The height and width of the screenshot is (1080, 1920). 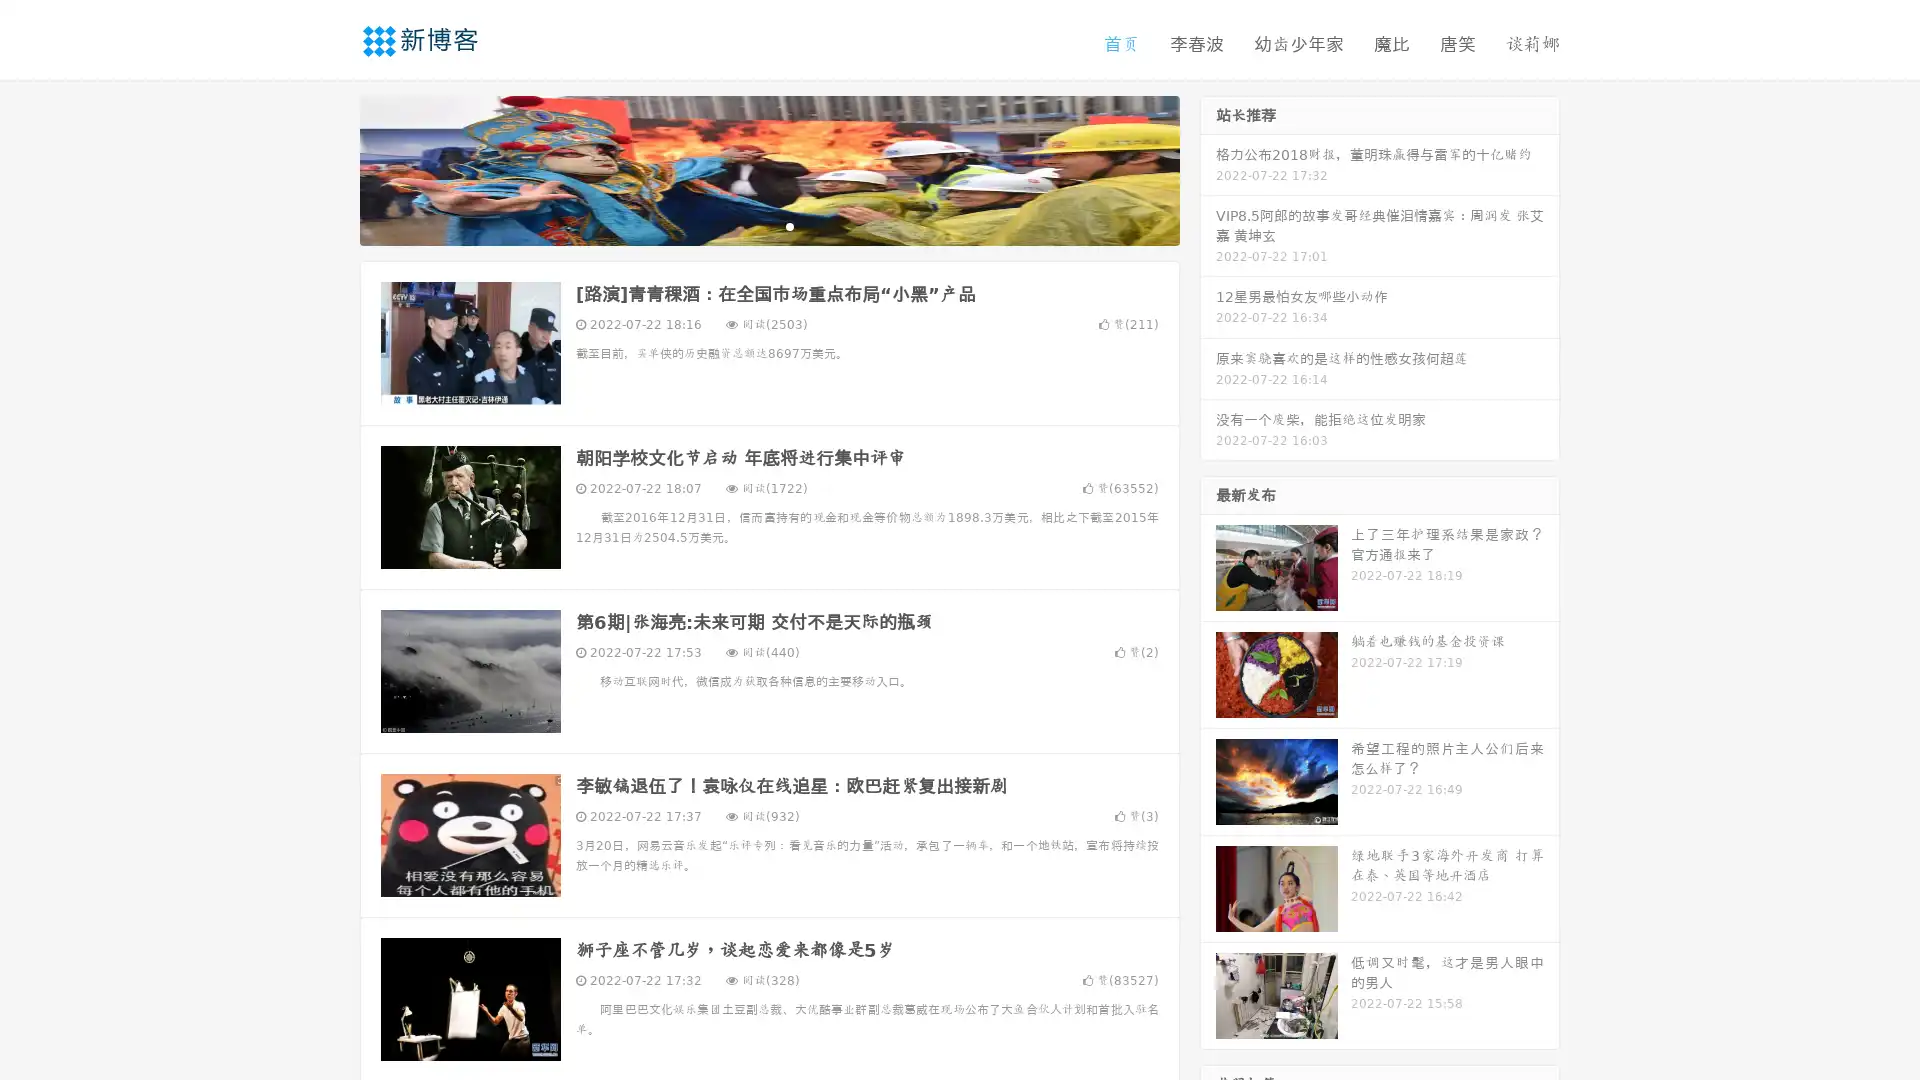 What do you see at coordinates (330, 168) in the screenshot?
I see `Previous slide` at bounding box center [330, 168].